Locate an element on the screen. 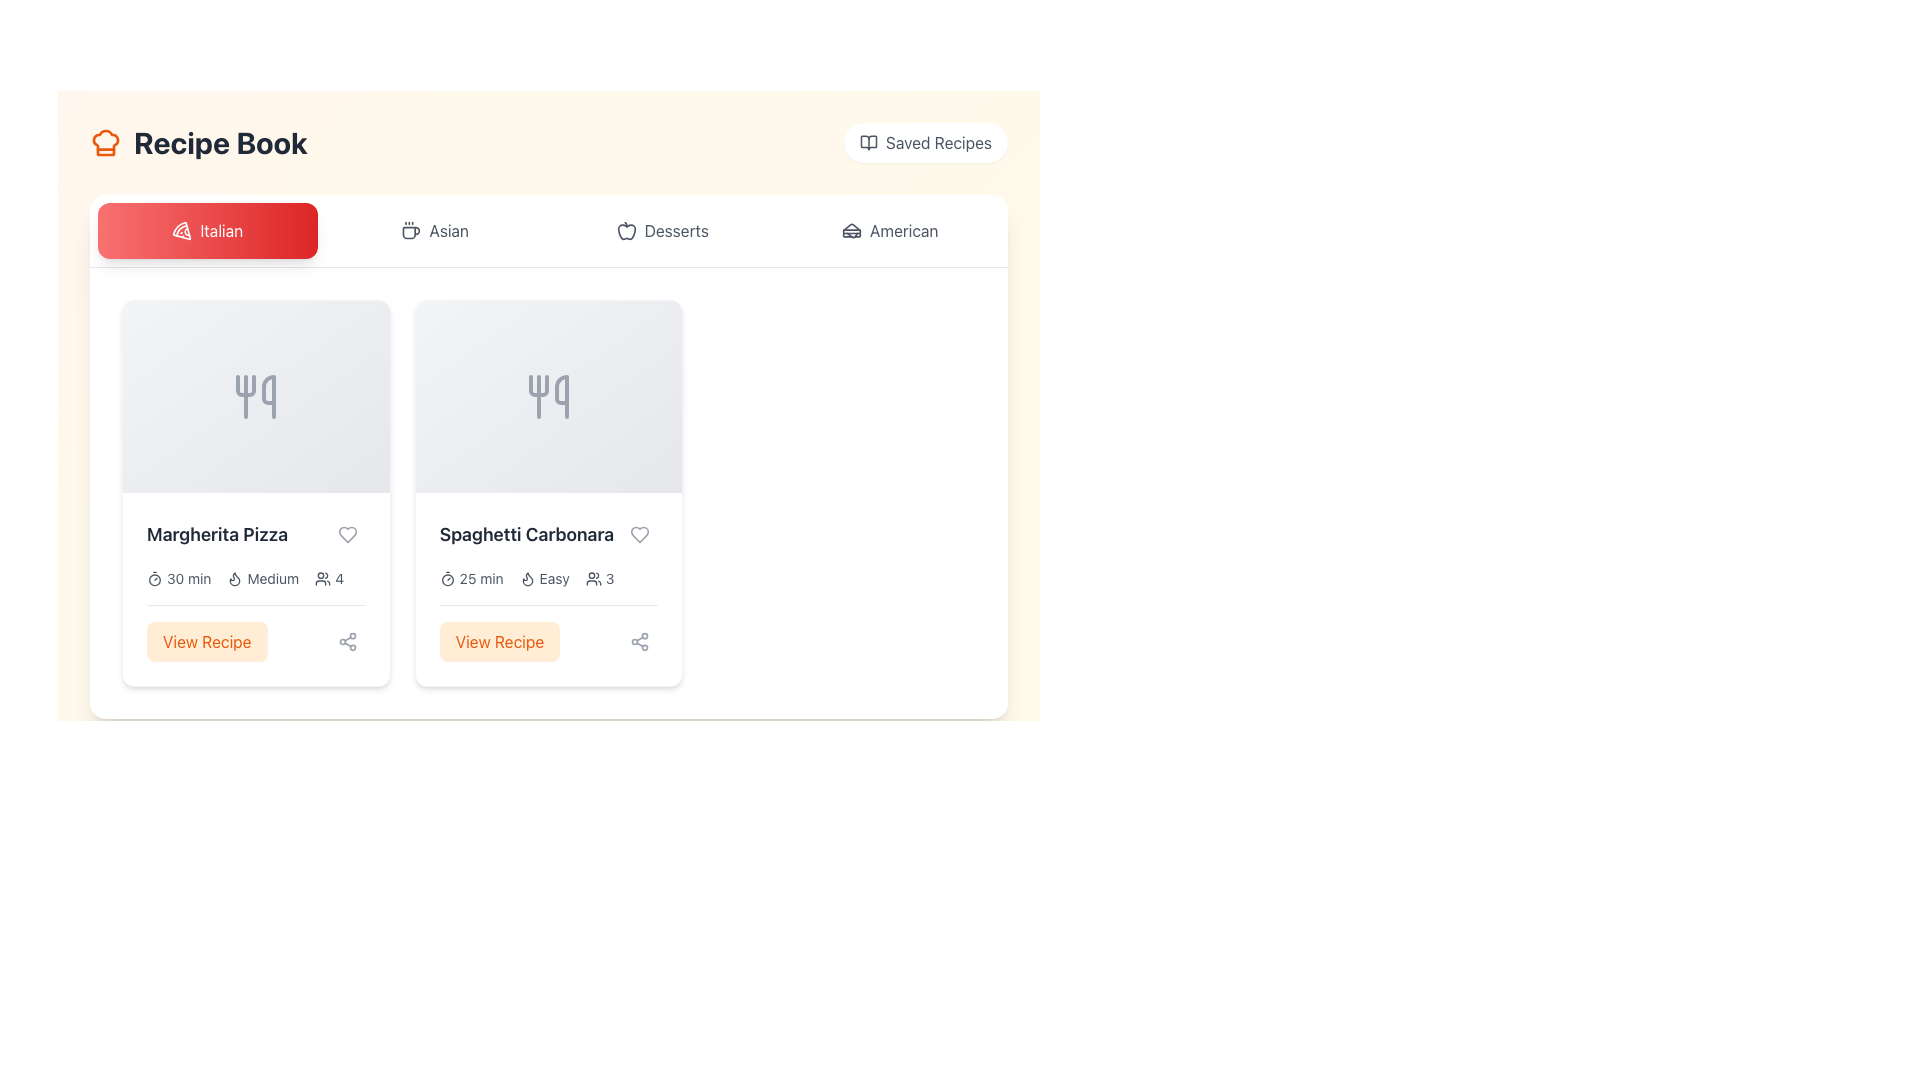  time, difficulty, and servings from the text with embedded icons section located below the 'Margherita Pizza' title and above the 'View Recipe' button is located at coordinates (255, 578).